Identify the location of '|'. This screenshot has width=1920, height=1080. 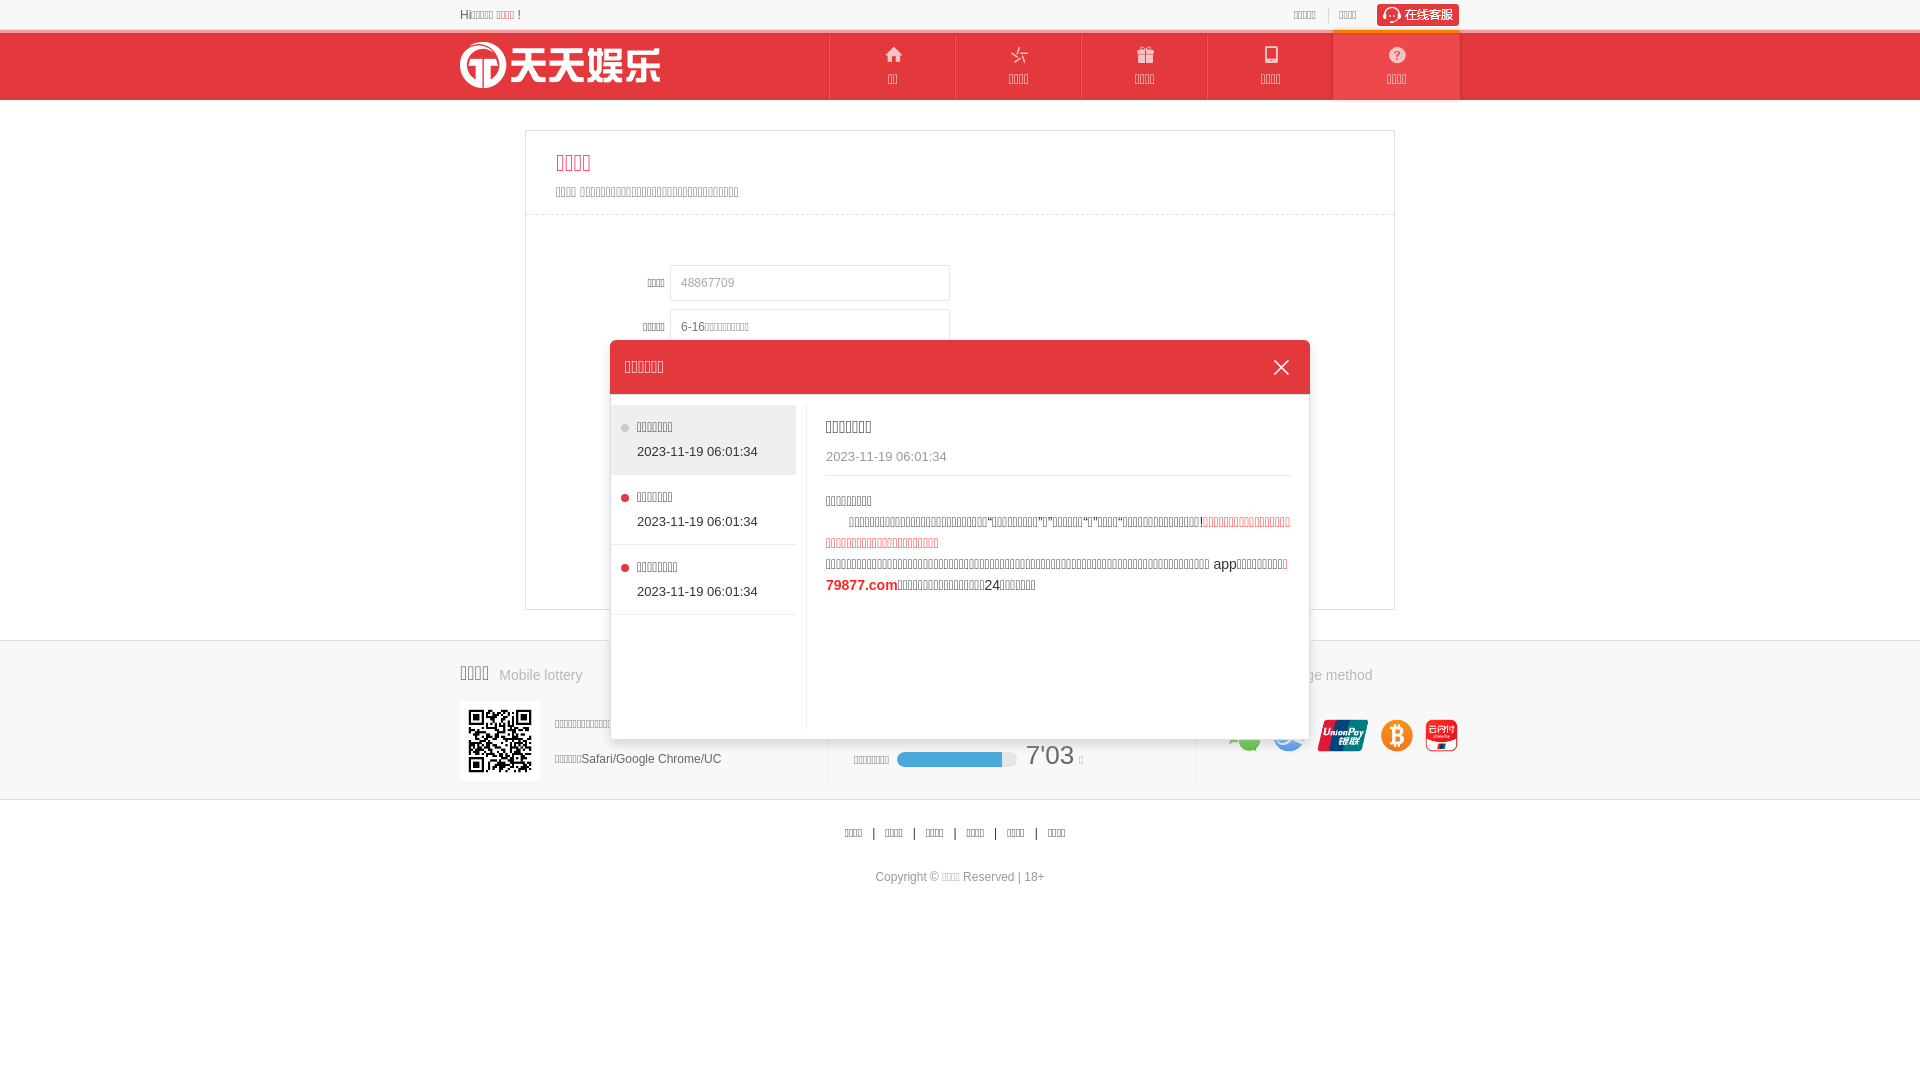
(995, 833).